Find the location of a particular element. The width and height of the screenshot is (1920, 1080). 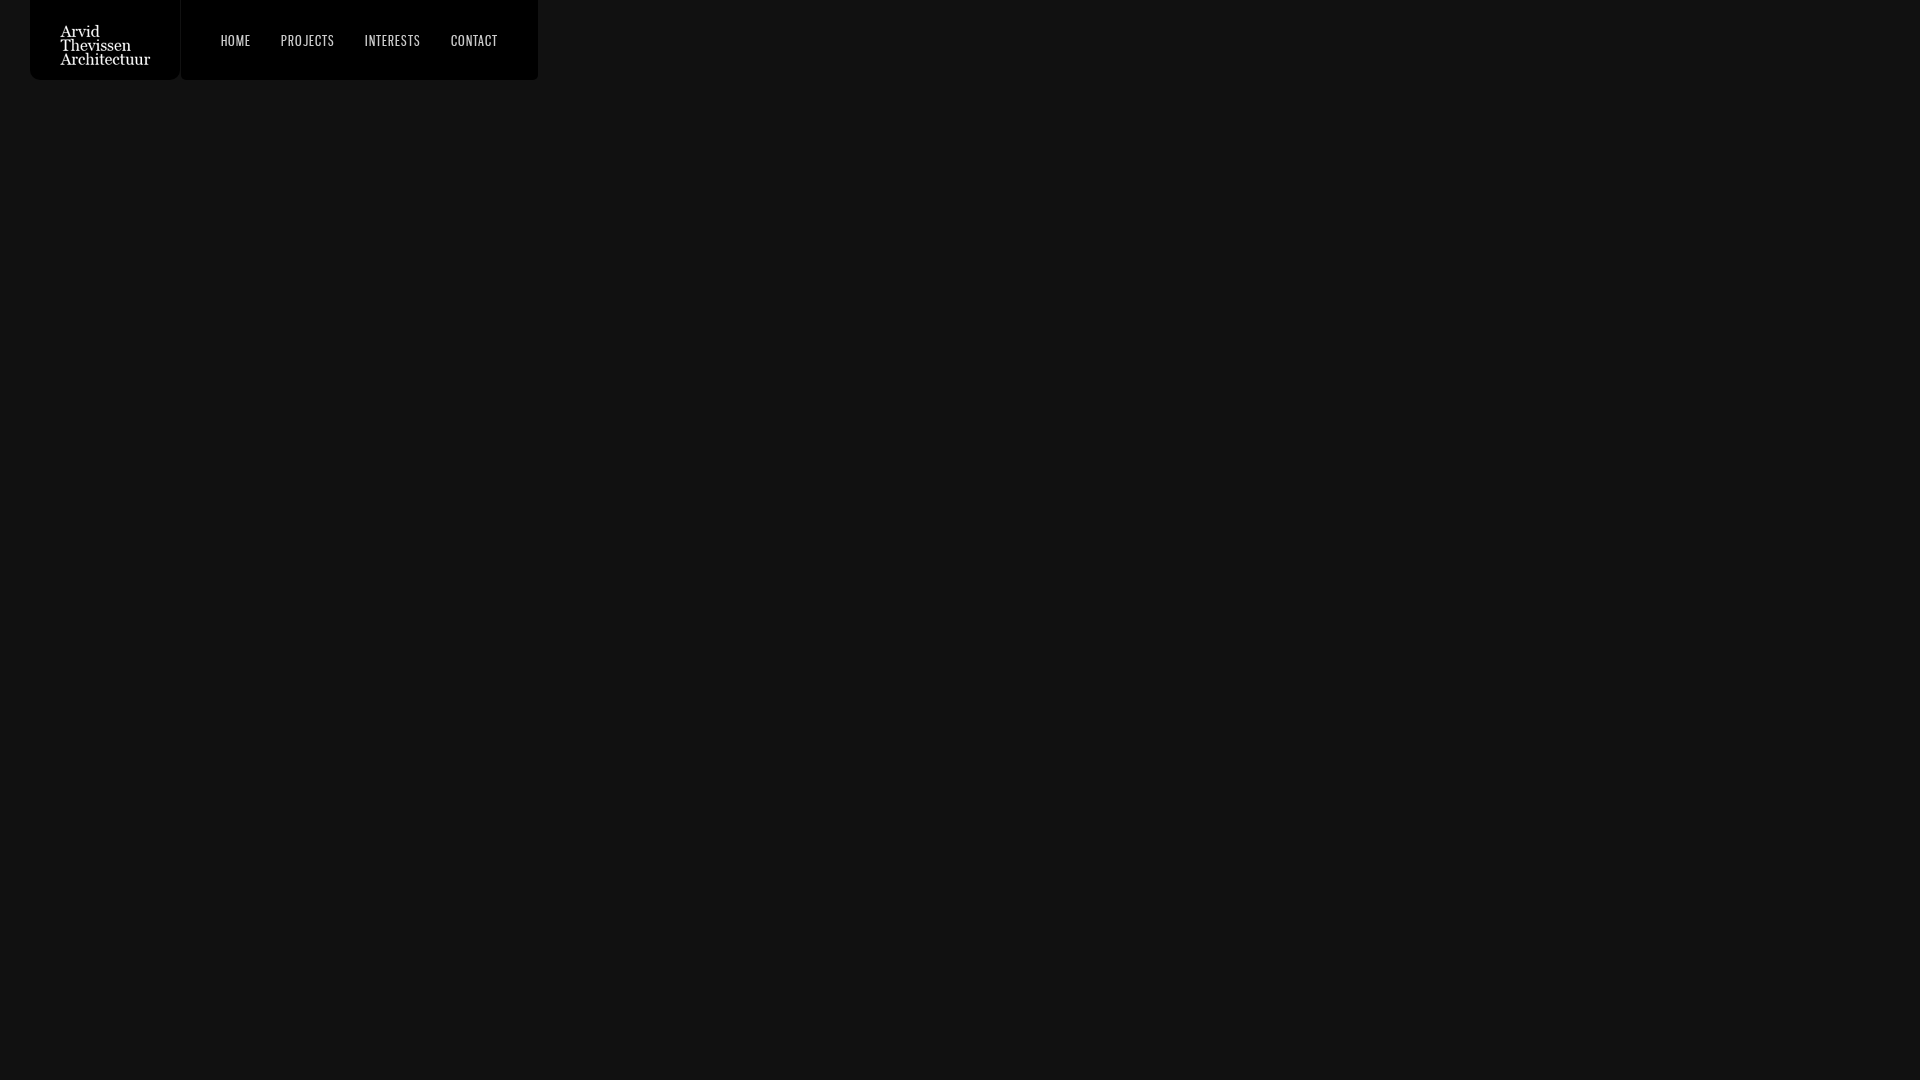

'PROJECTS' is located at coordinates (306, 38).